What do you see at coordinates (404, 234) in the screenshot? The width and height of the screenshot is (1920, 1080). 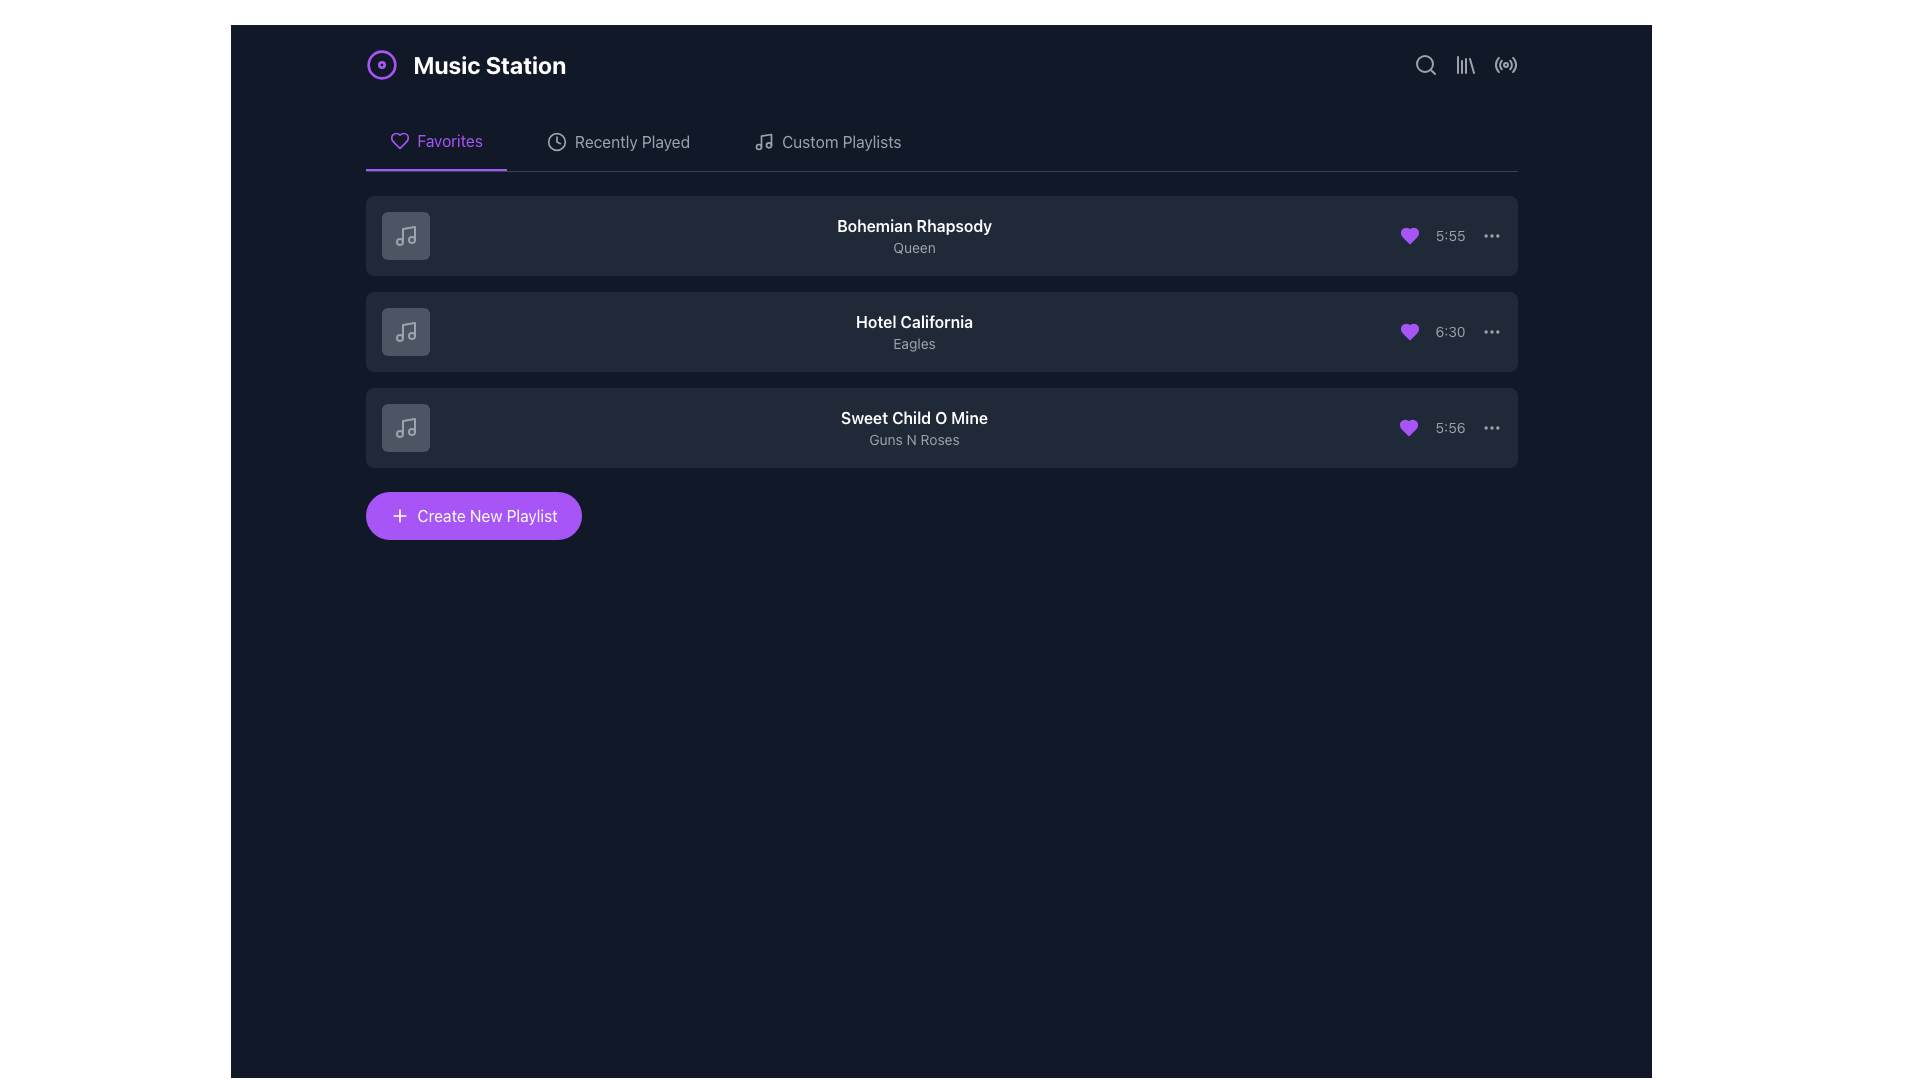 I see `the gray musical note icon located within the first playlist entry of the app interface` at bounding box center [404, 234].